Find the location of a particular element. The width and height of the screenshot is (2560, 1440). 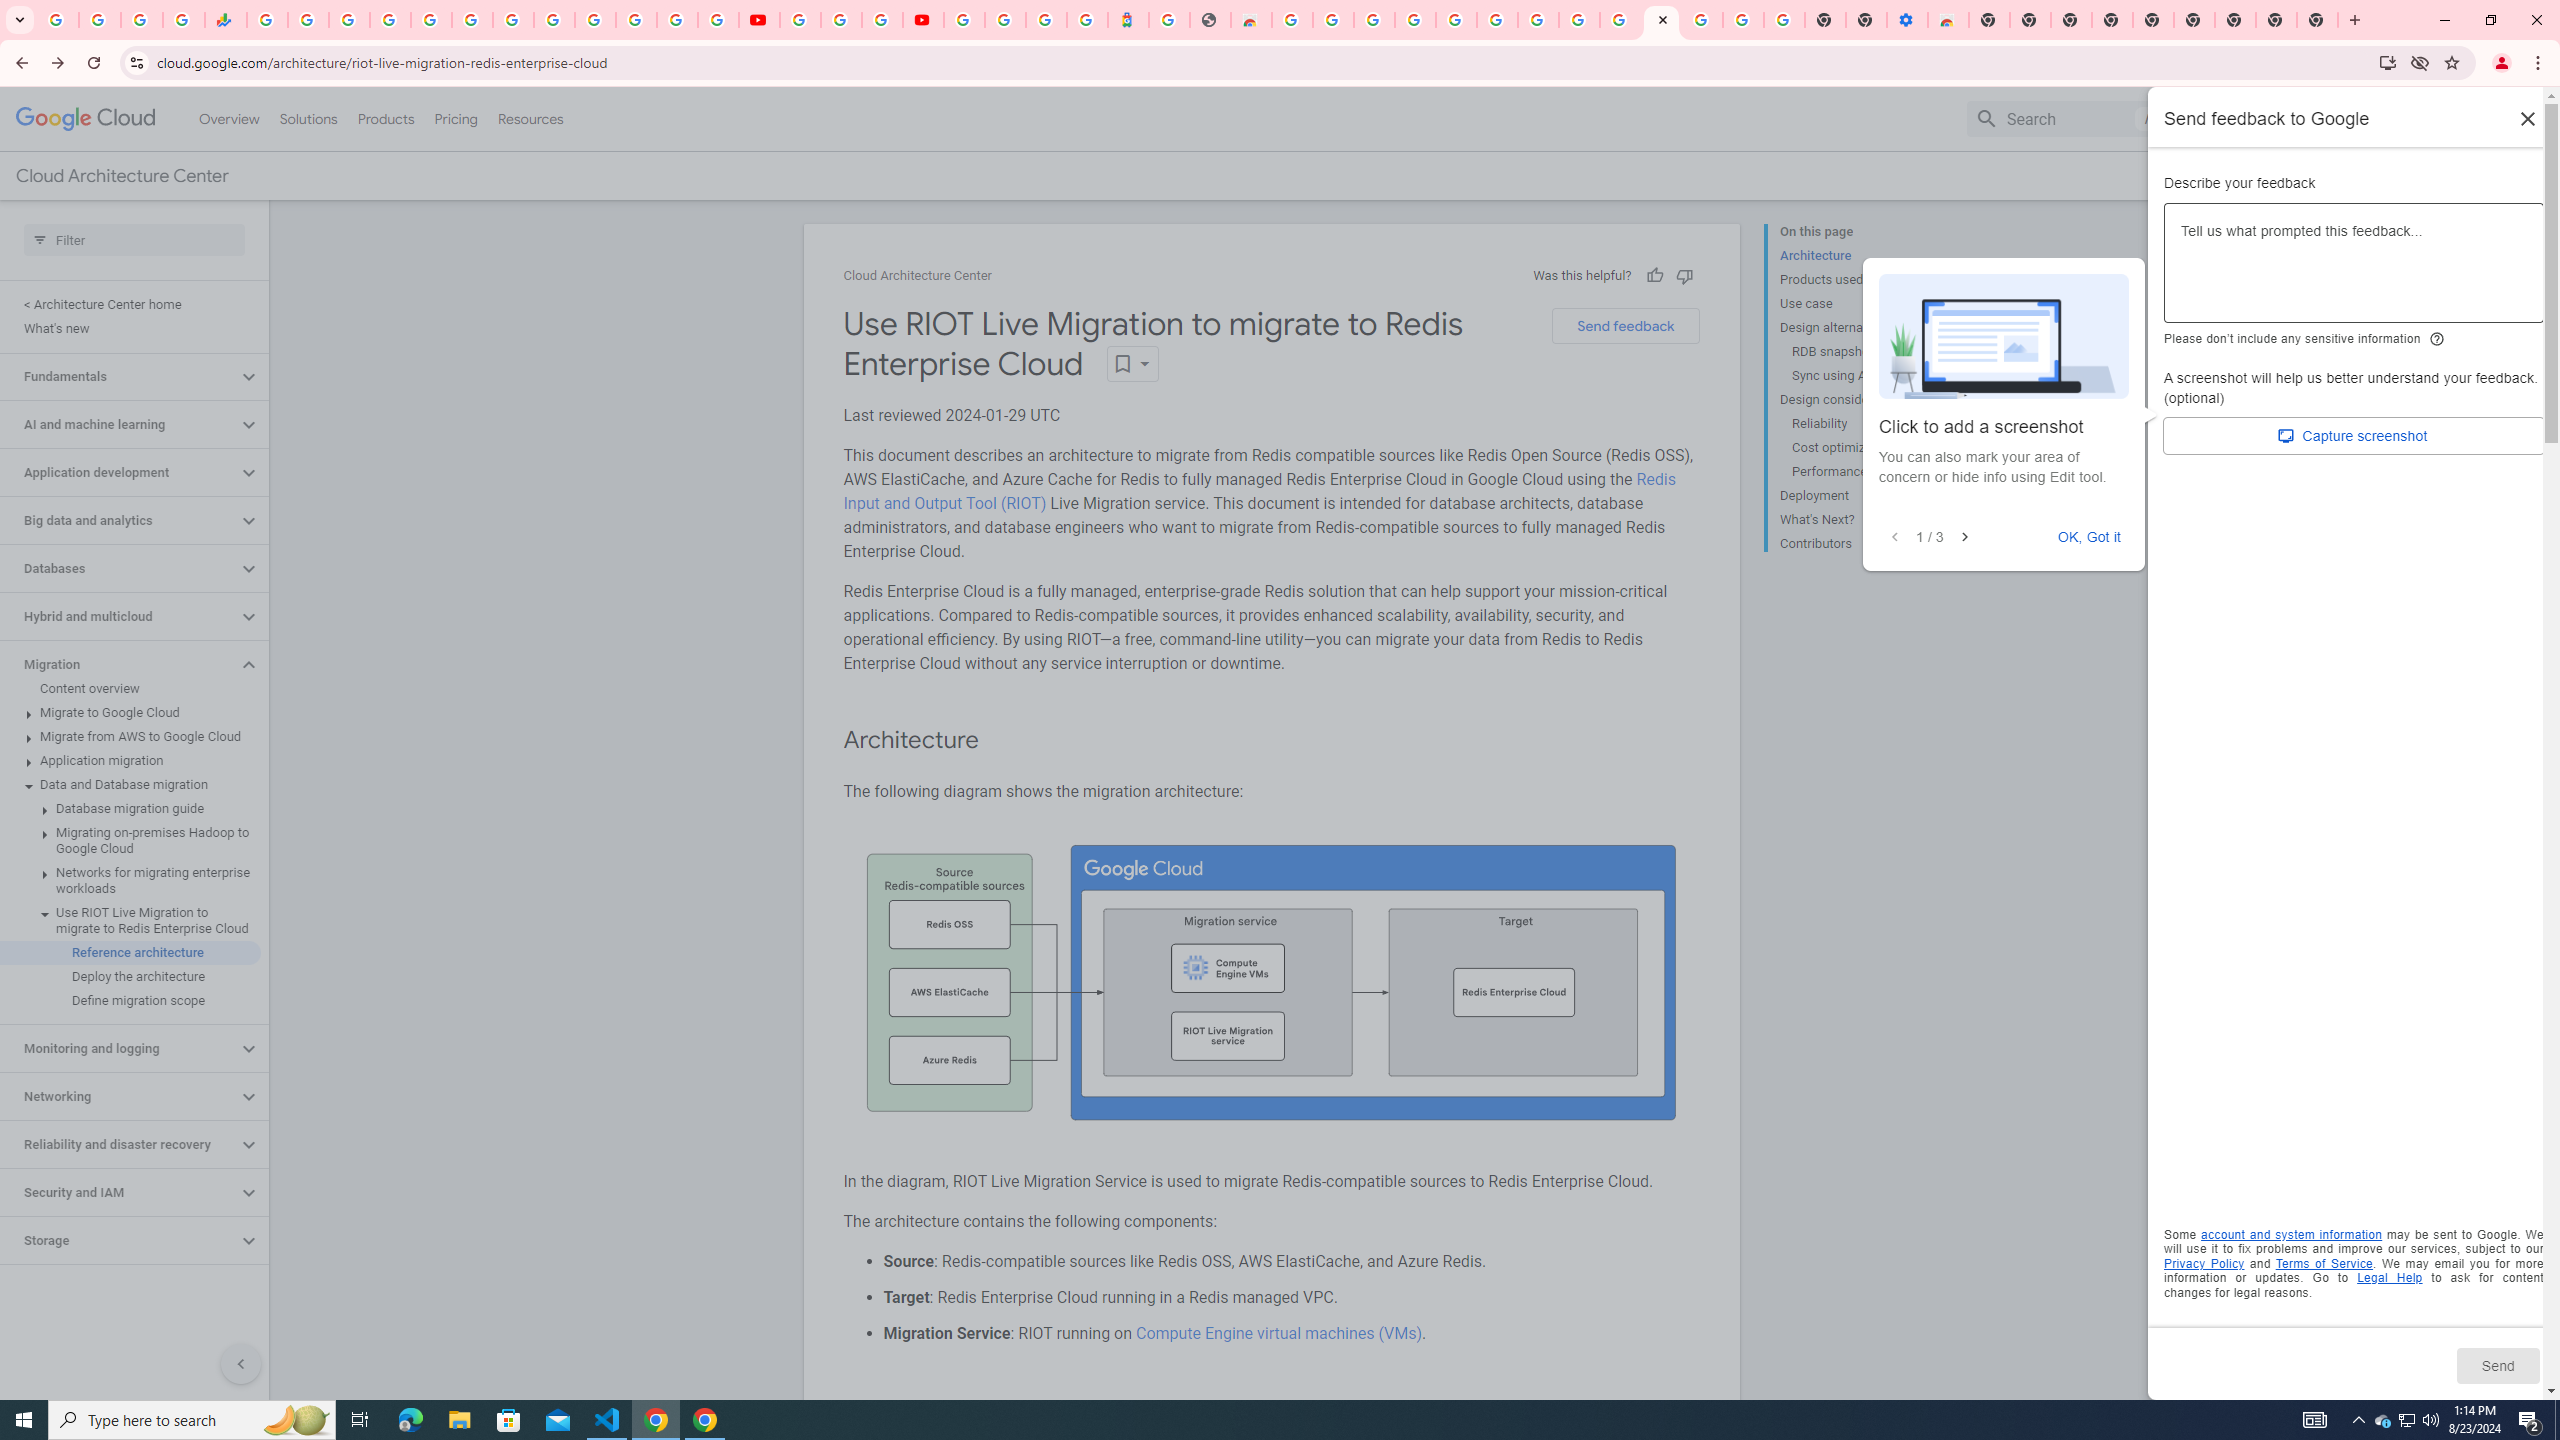

'Application migration' is located at coordinates (130, 761).